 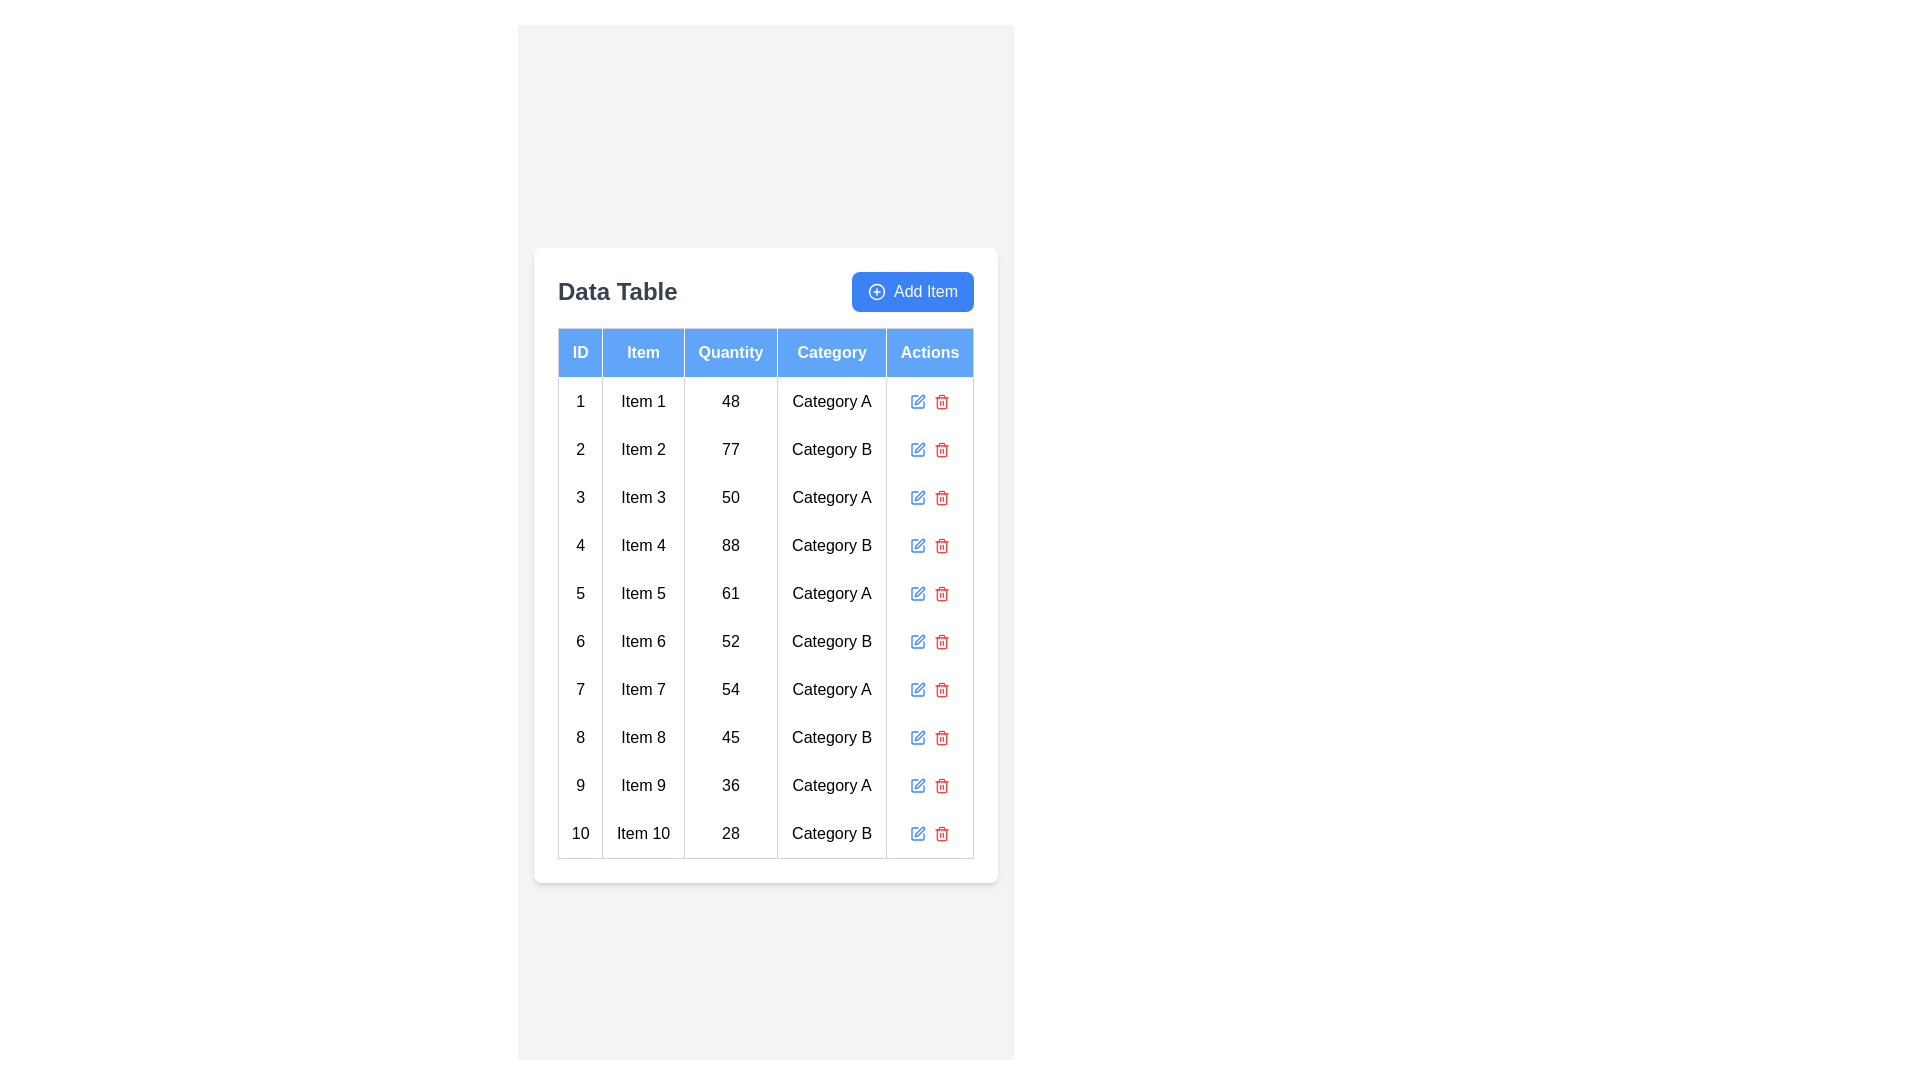 What do you see at coordinates (941, 496) in the screenshot?
I see `the trash bin icon in the 'Actions' column of the data table, specifically in the third row labeled 'Item 3'` at bounding box center [941, 496].